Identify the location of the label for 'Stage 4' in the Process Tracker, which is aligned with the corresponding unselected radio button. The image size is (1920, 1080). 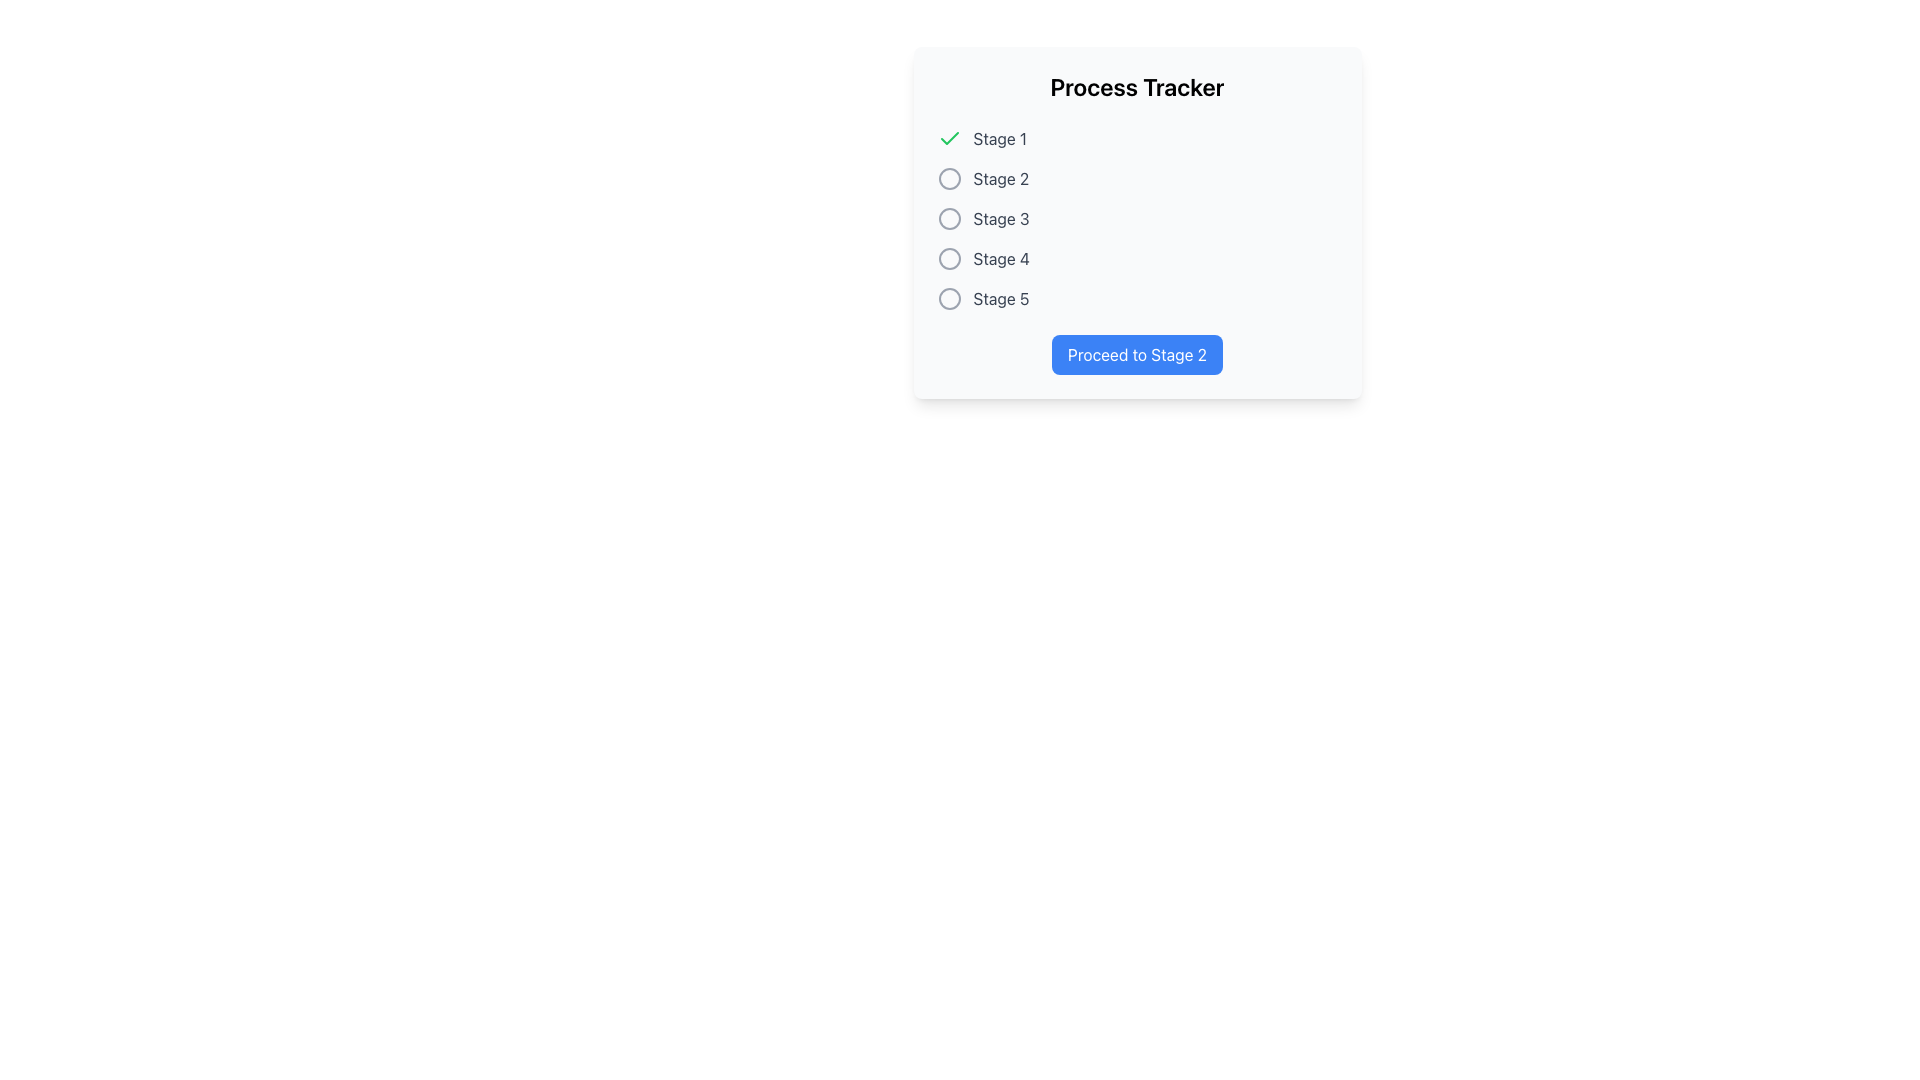
(1001, 257).